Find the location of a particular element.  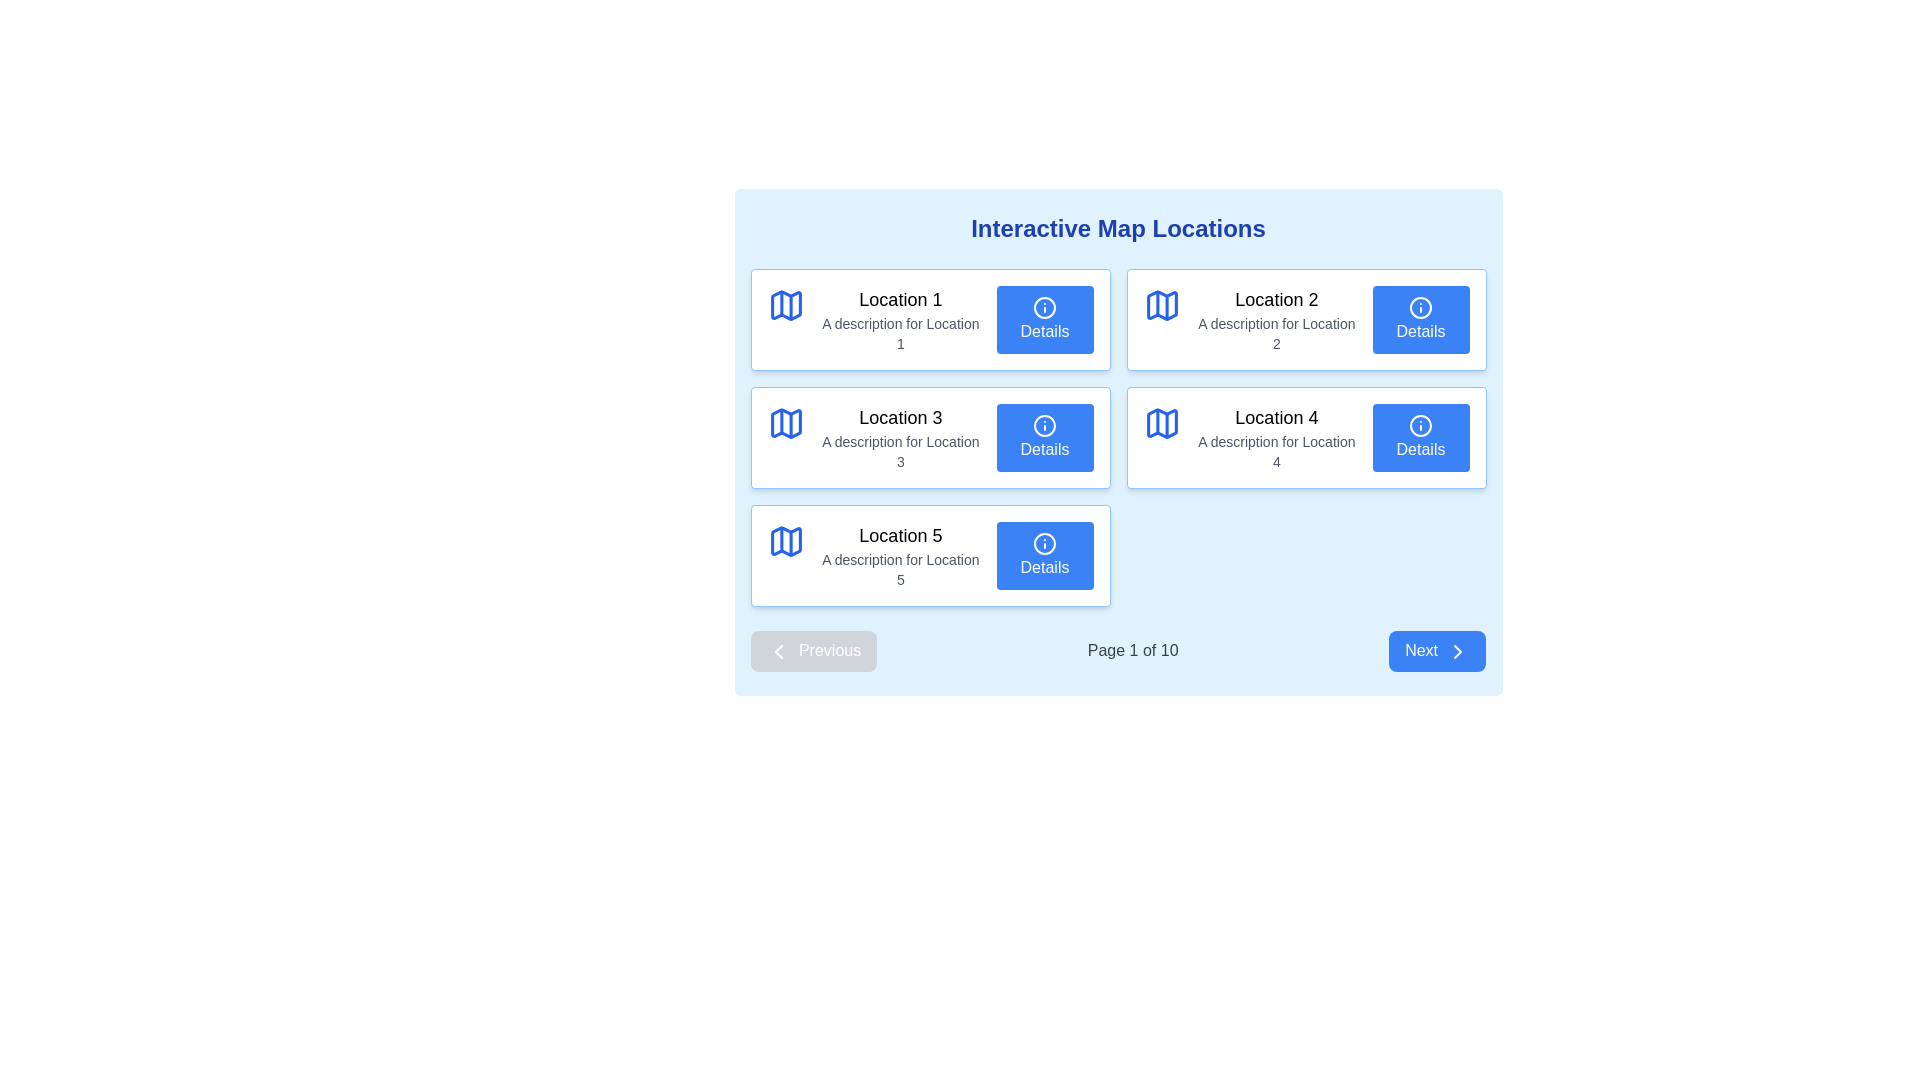

the decorative icon associated with the 'Details' button for 'Location 2', located in the first row and second column of the grid layout is located at coordinates (1419, 308).